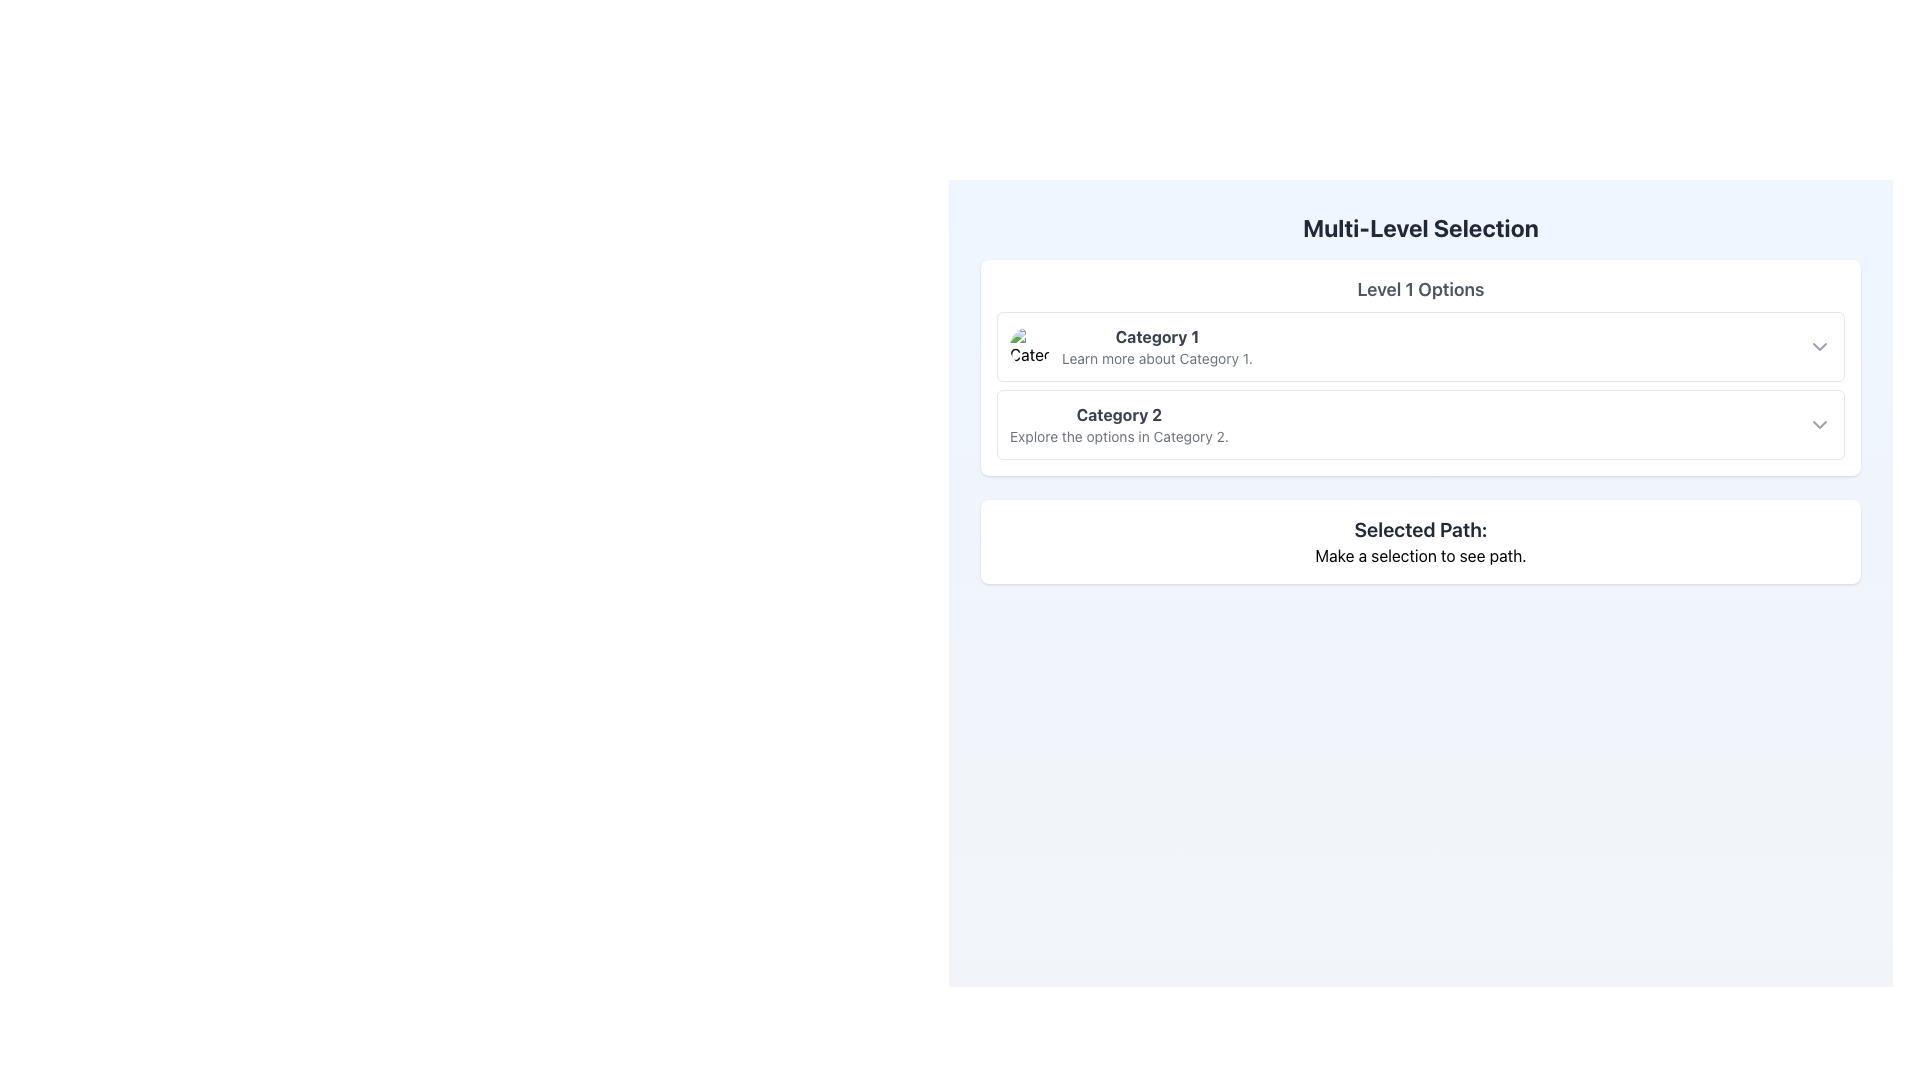 This screenshot has width=1920, height=1080. What do you see at coordinates (1118, 423) in the screenshot?
I see `the second Text Block in the 'Level 1 Options' group, located below the 'Category 1' section` at bounding box center [1118, 423].